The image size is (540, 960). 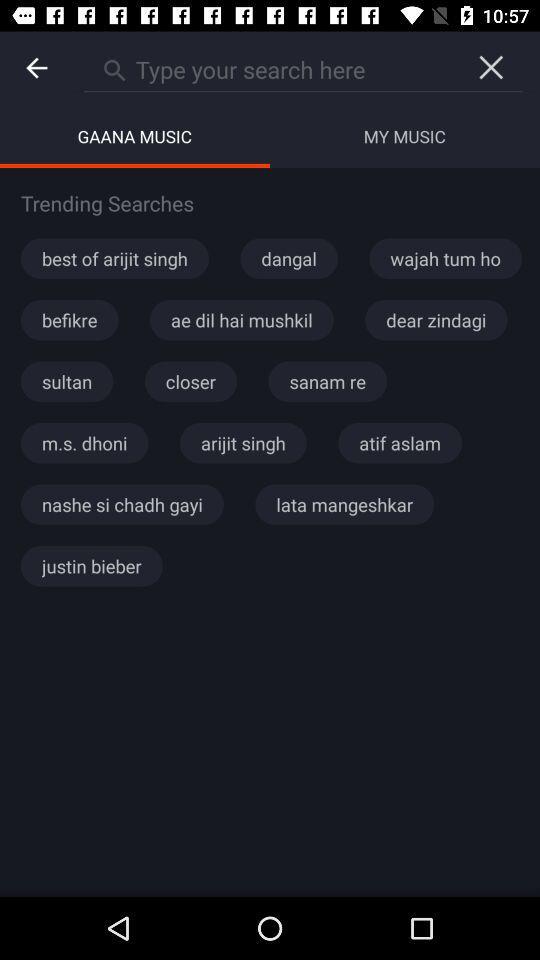 What do you see at coordinates (122, 503) in the screenshot?
I see `app above justin bieber` at bounding box center [122, 503].